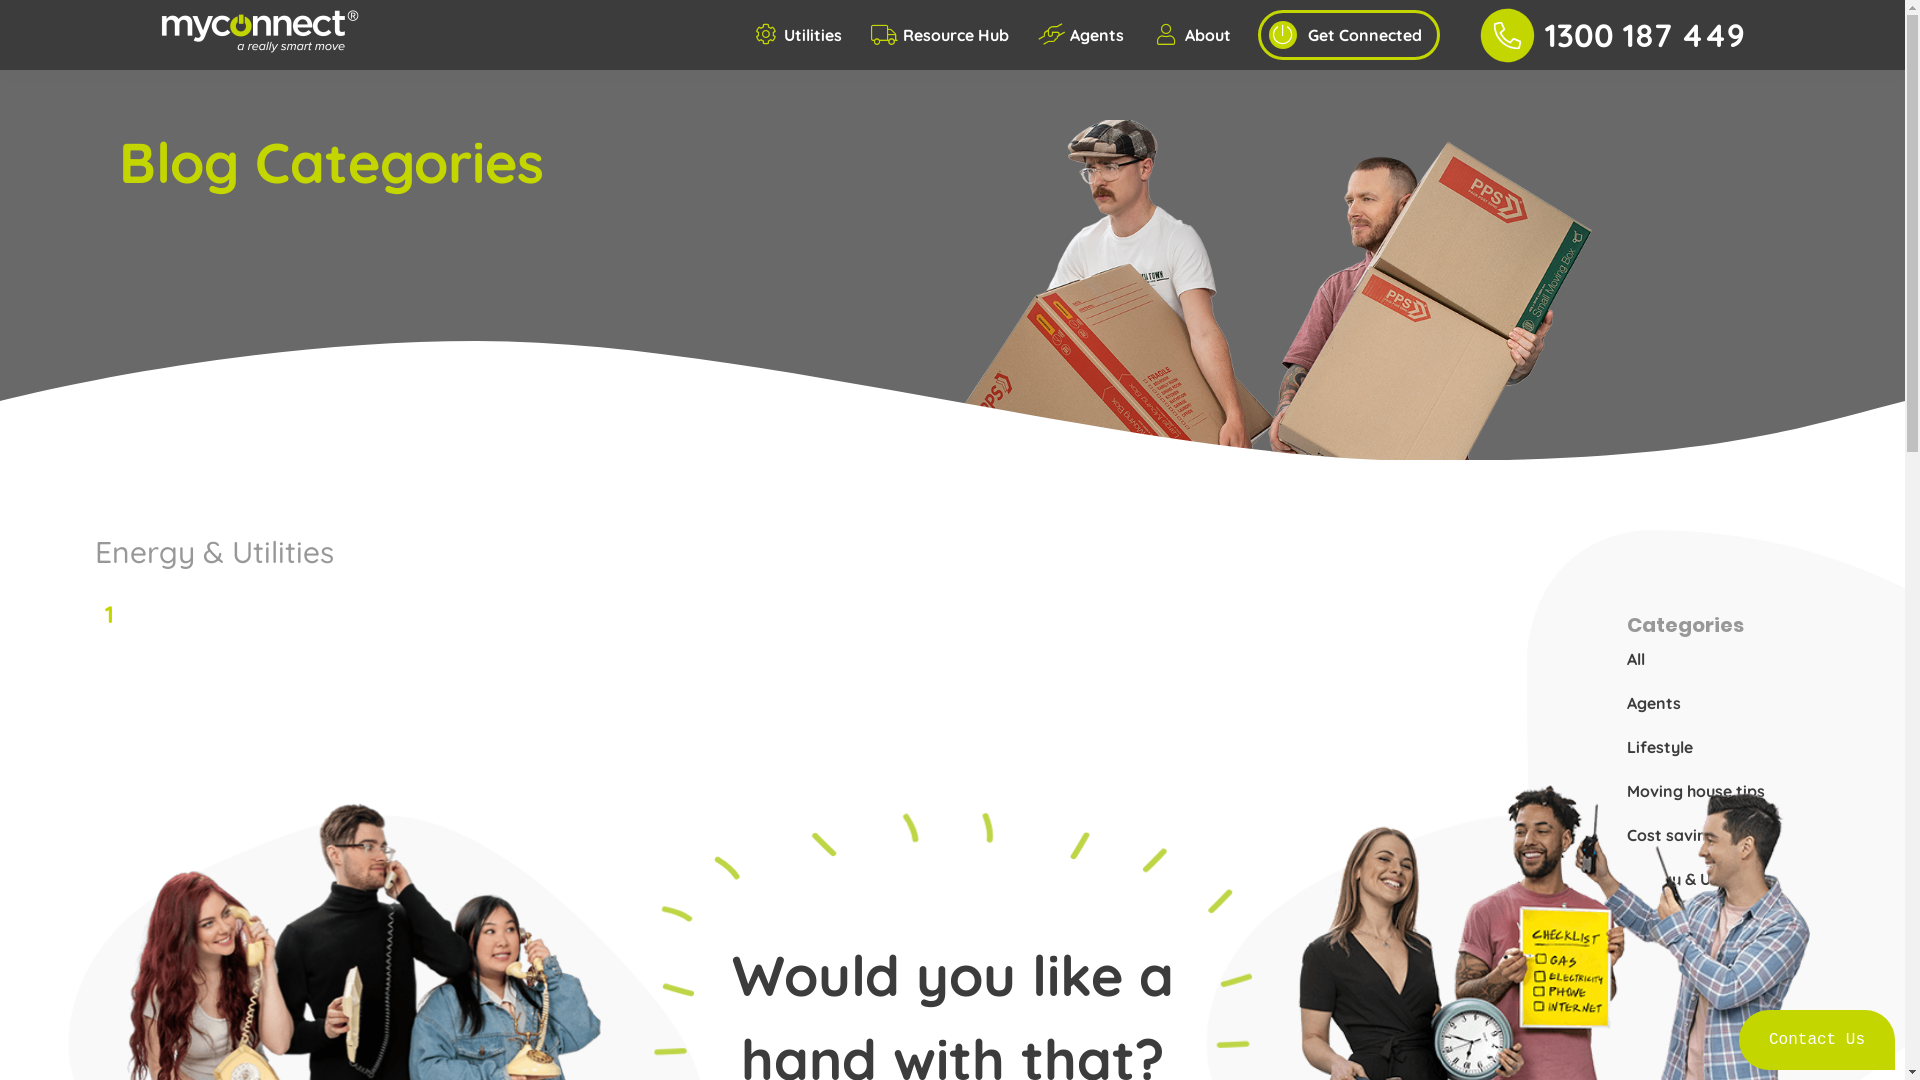 This screenshot has width=1920, height=1080. Describe the element at coordinates (1627, 922) in the screenshot. I see `'How to's'` at that location.